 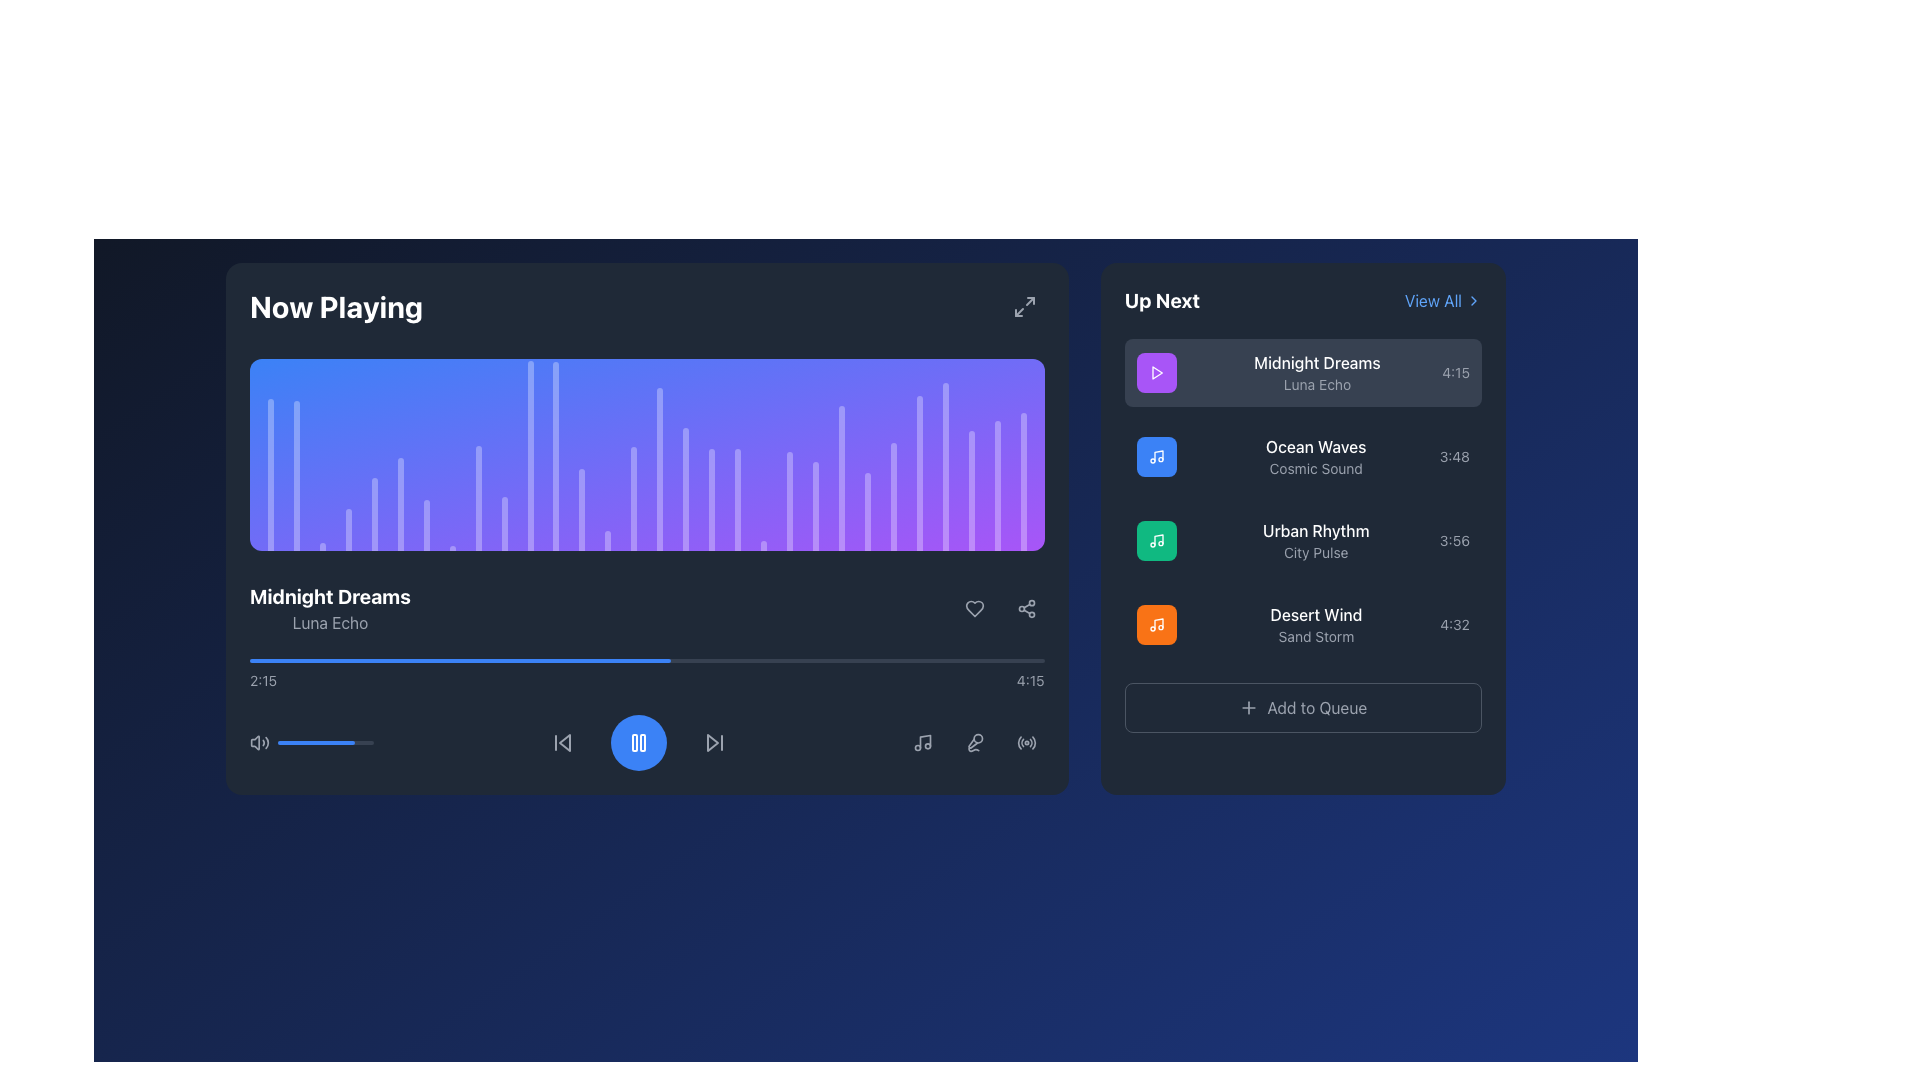 I want to click on the share button located in the bottom right corner of the 'Now Playing' section, adjacent to the heart-shaped 'like' button, so click(x=1026, y=608).